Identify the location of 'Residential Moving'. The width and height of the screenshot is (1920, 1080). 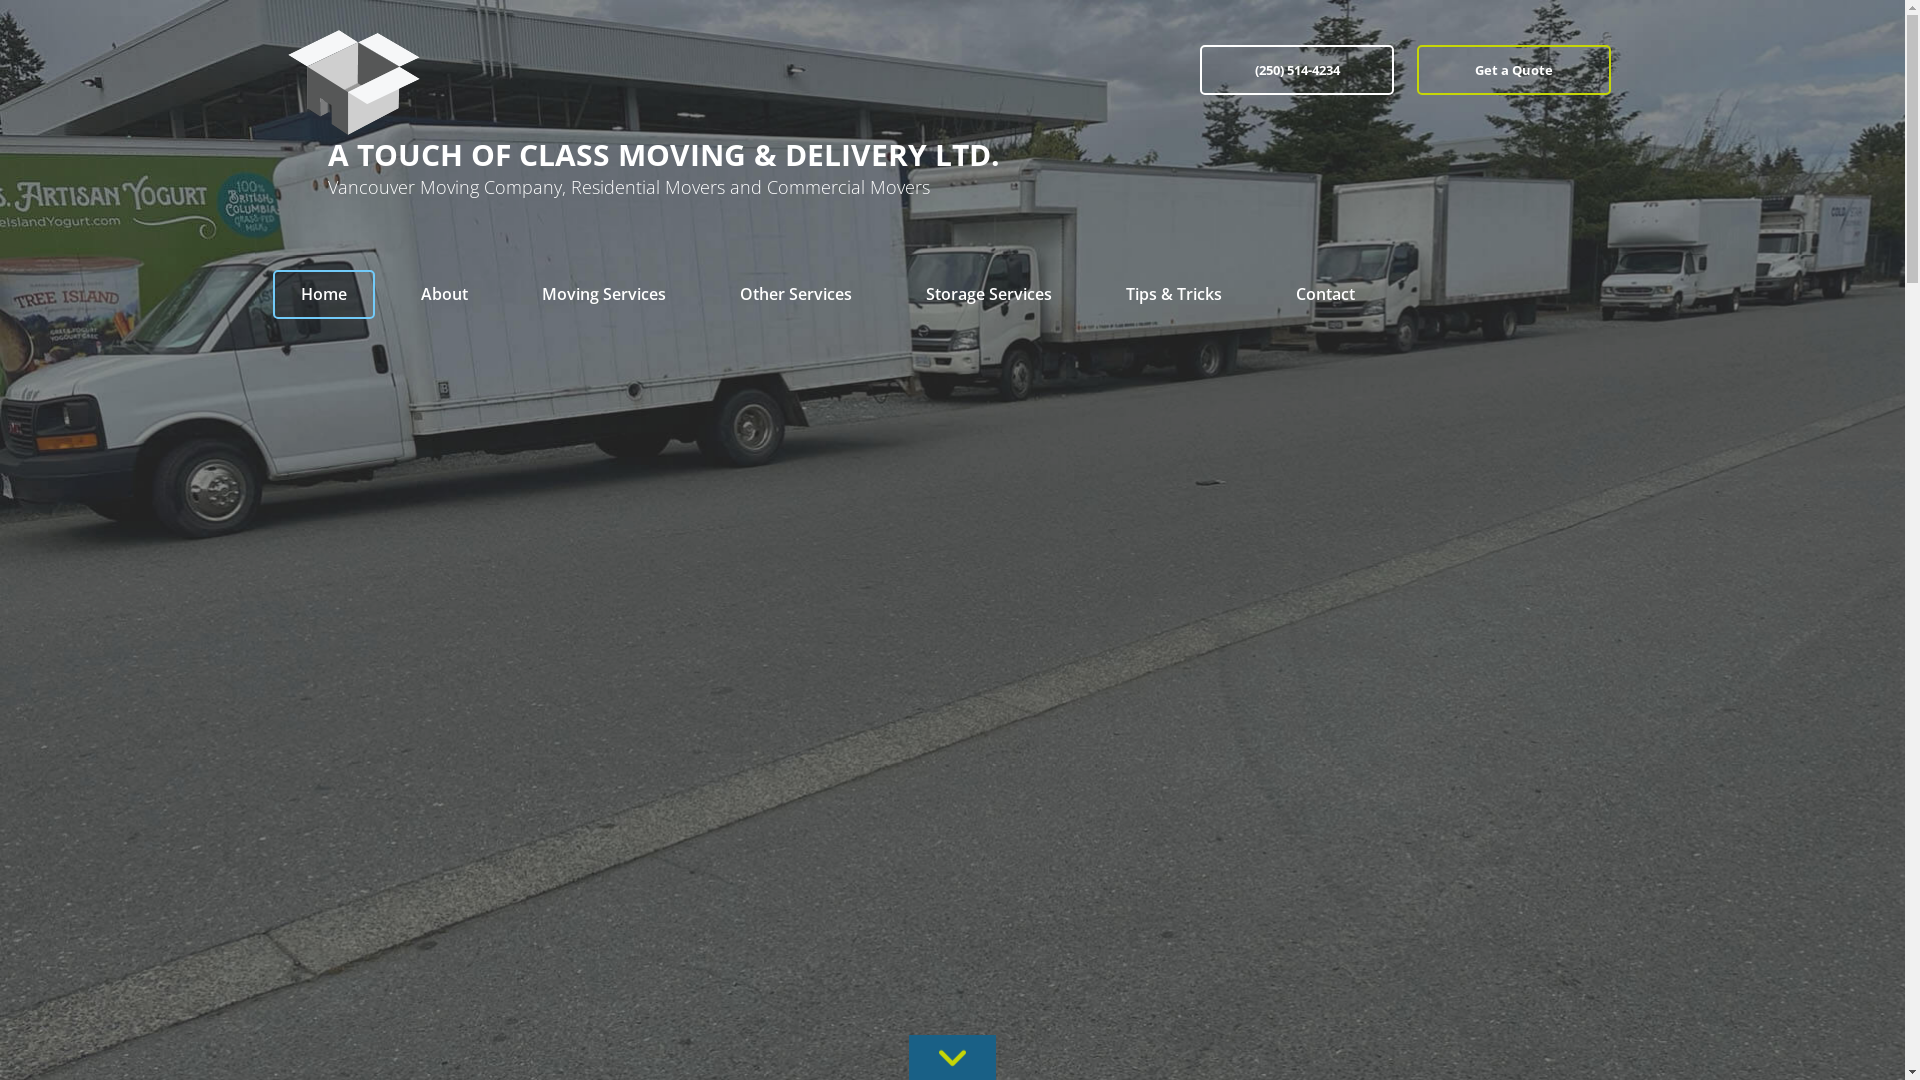
(603, 338).